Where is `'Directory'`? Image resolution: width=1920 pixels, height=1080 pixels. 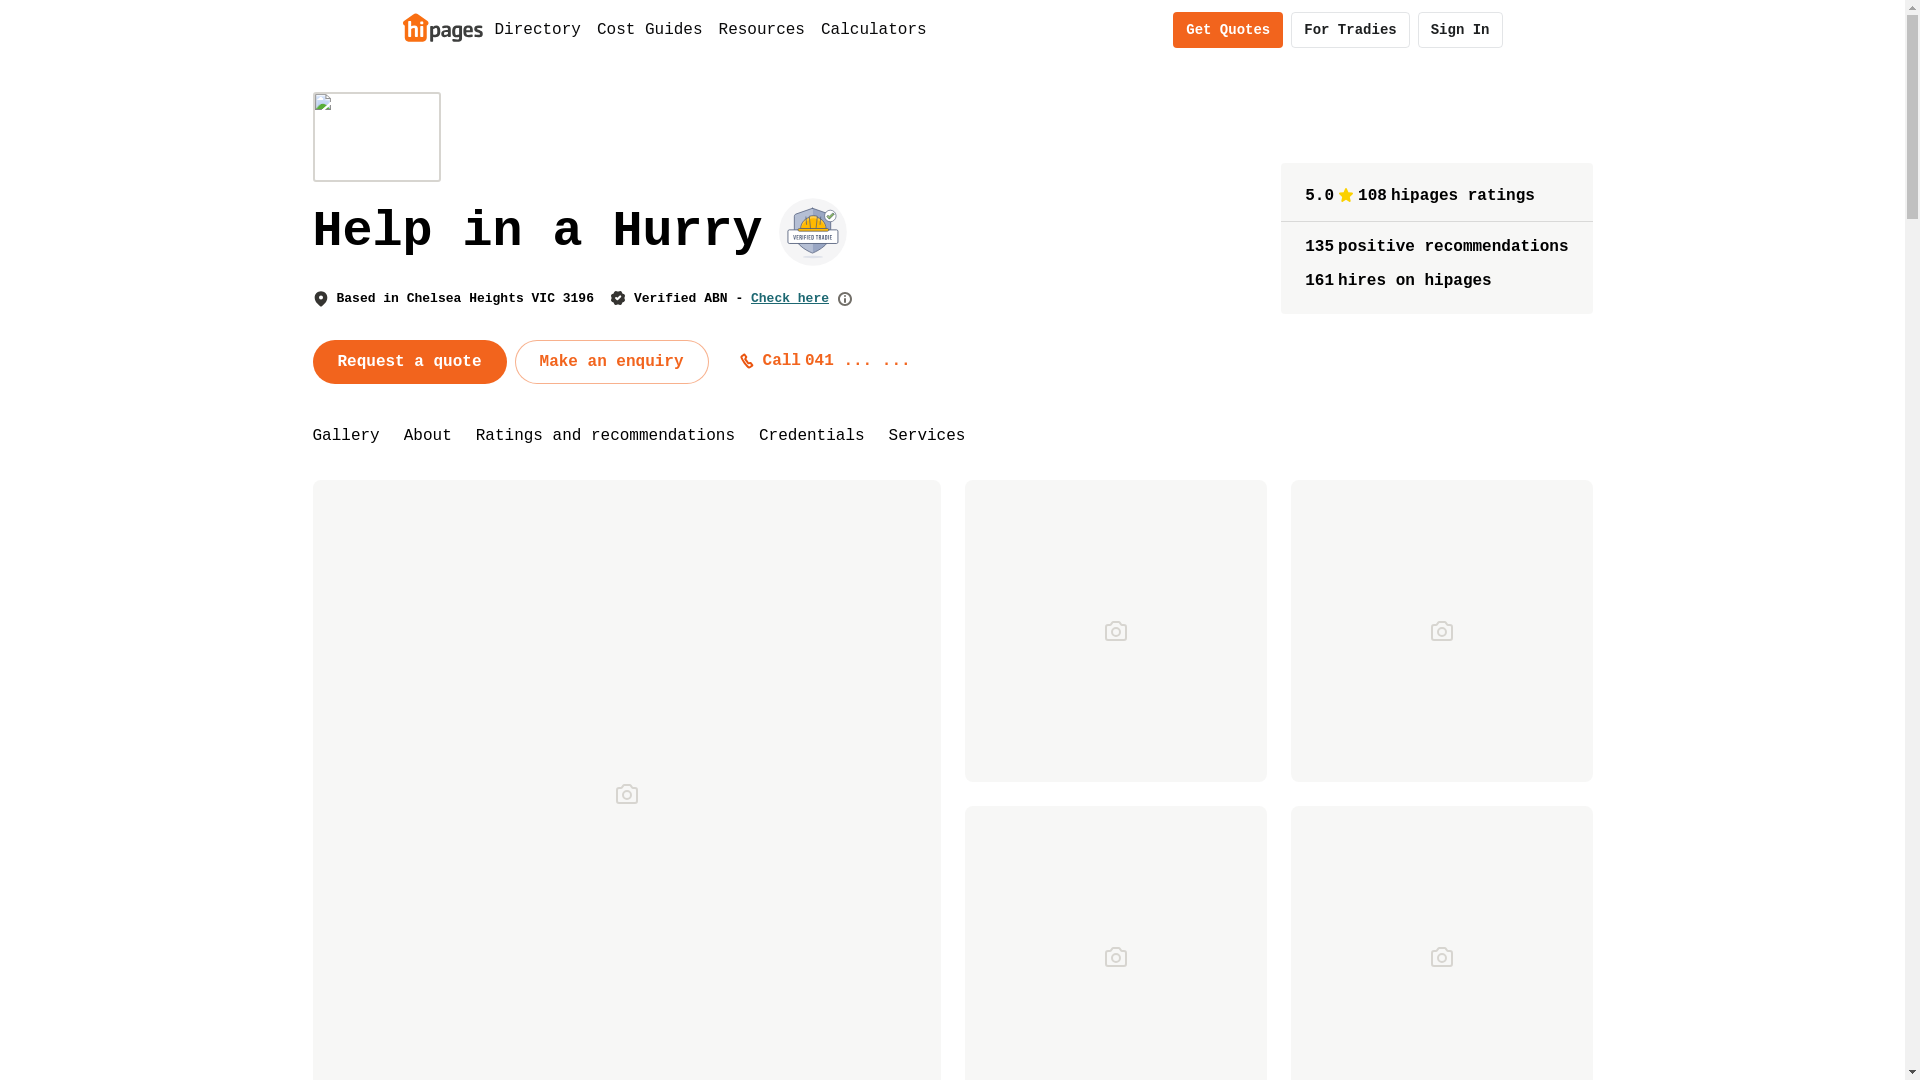 'Directory' is located at coordinates (537, 30).